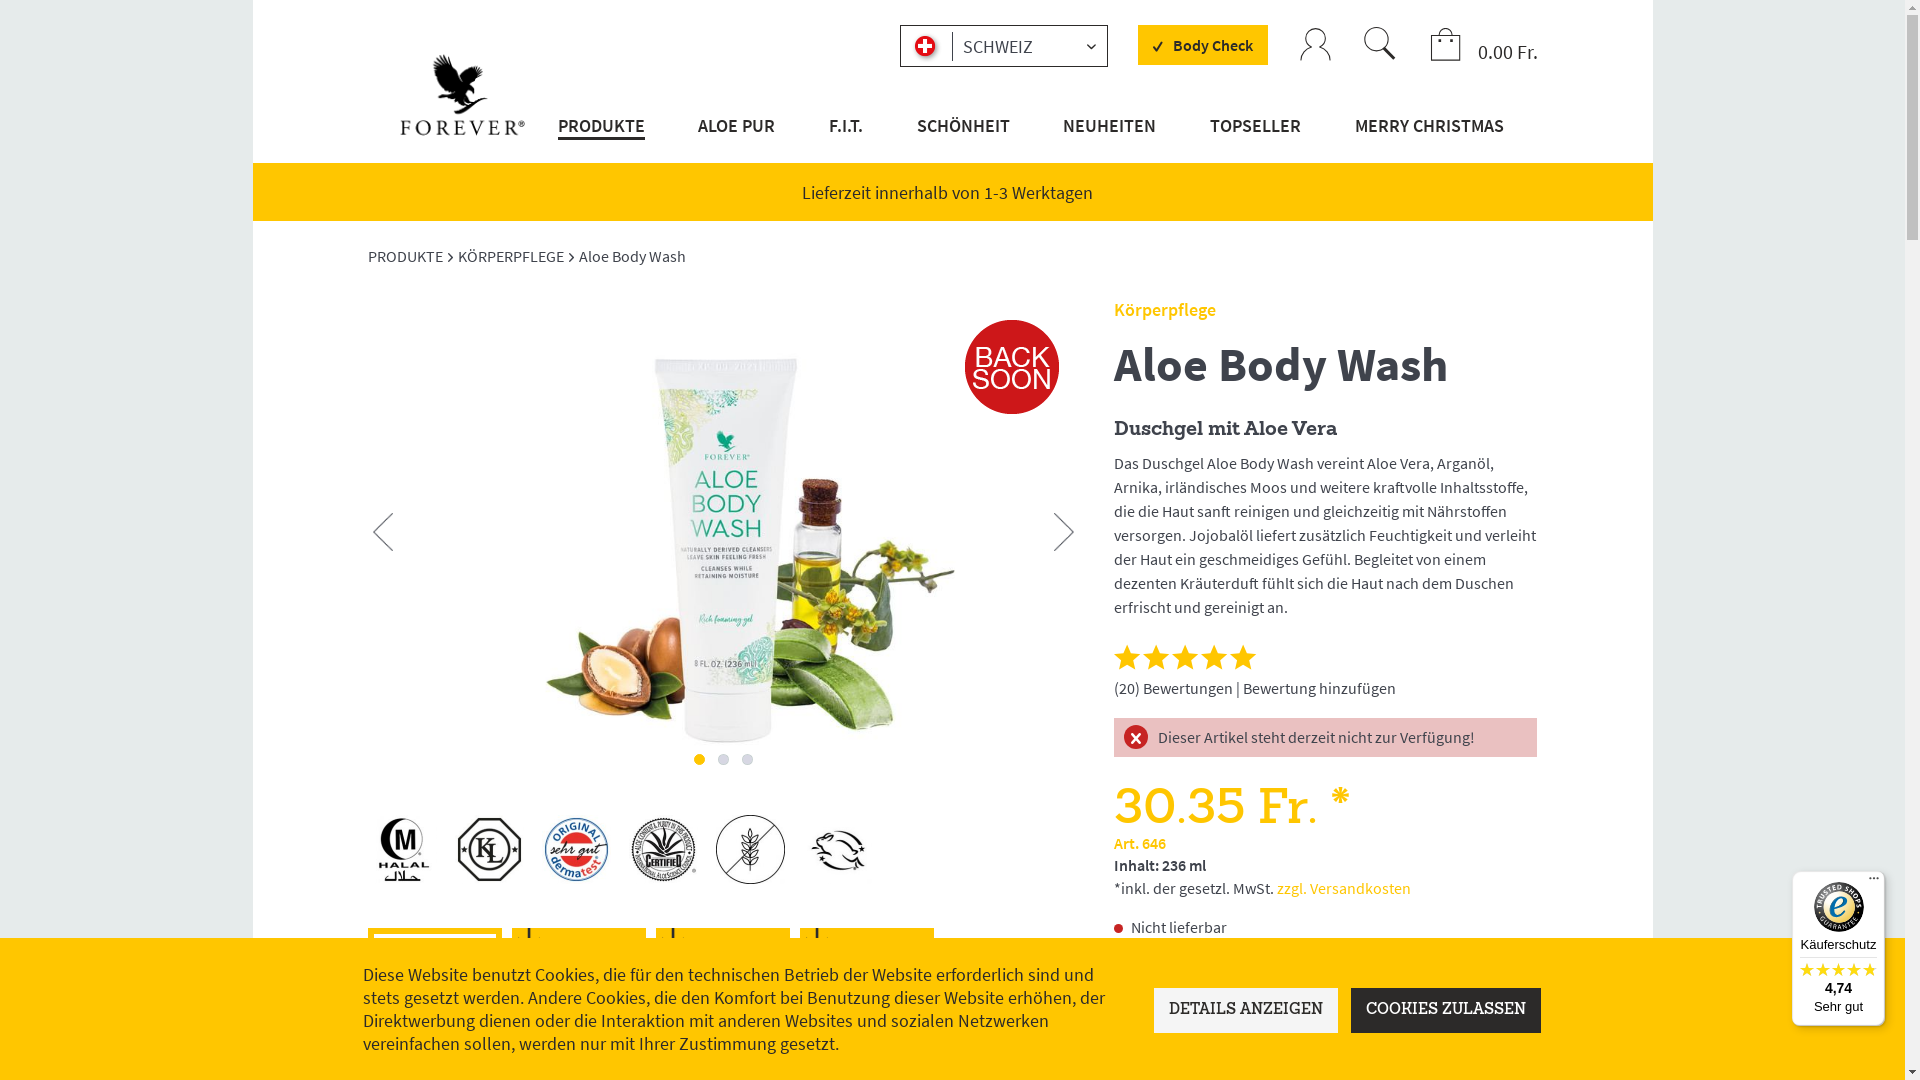  Describe the element at coordinates (1350, 1010) in the screenshot. I see `'COOKIES ZULASSEN'` at that location.